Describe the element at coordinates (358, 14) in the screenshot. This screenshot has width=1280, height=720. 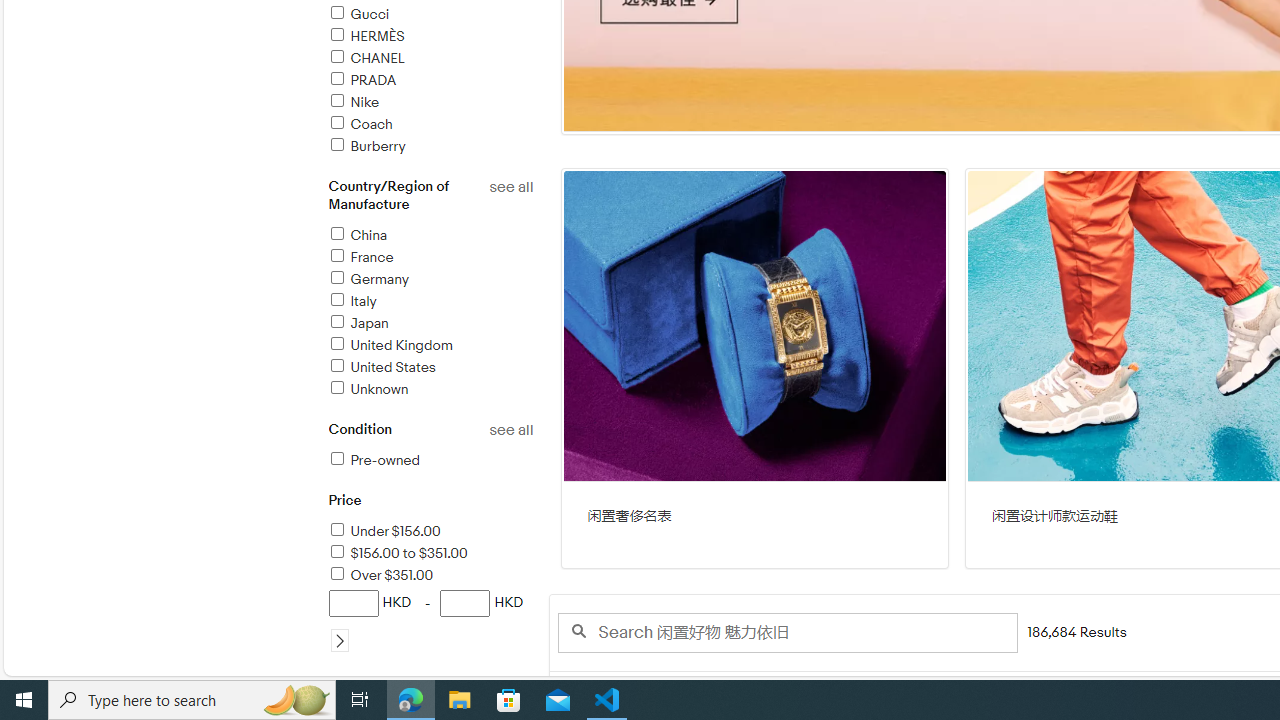
I see `'Gucci'` at that location.